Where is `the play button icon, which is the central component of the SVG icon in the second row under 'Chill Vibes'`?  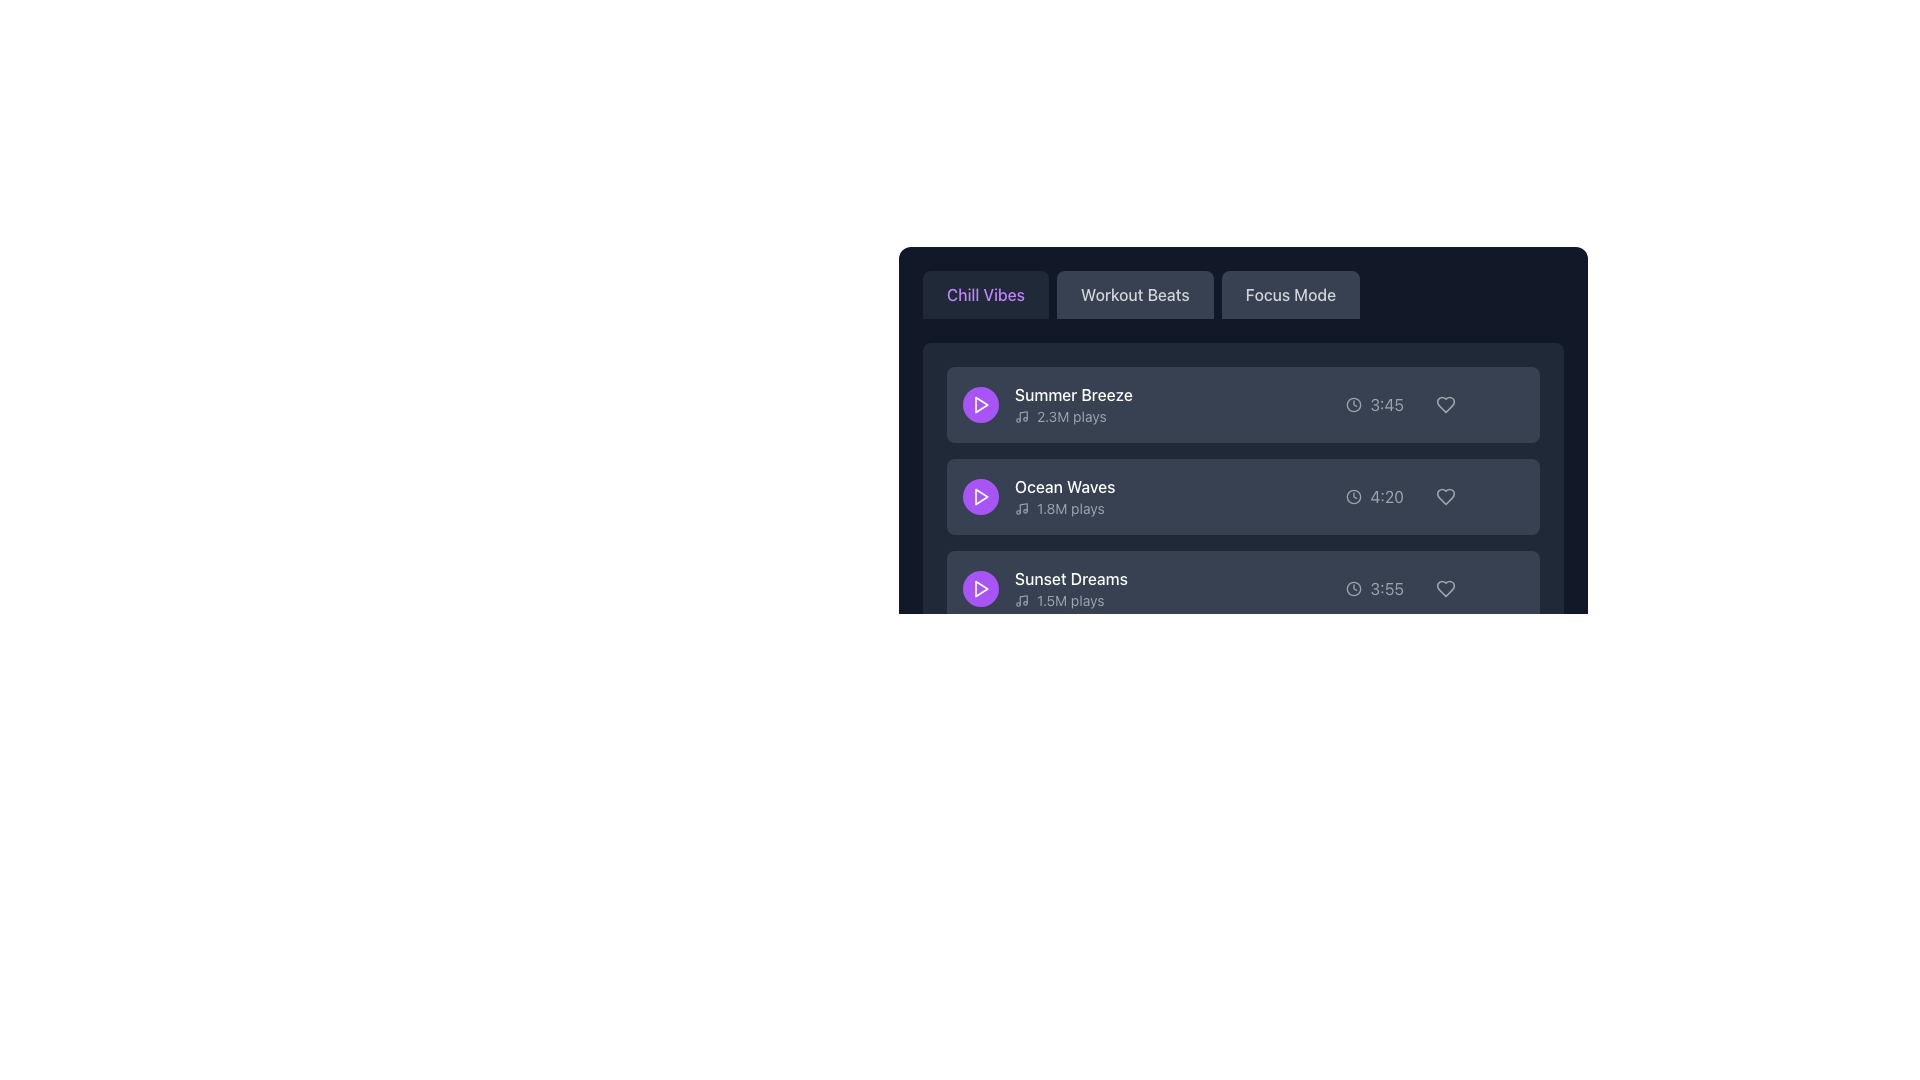 the play button icon, which is the central component of the SVG icon in the second row under 'Chill Vibes' is located at coordinates (981, 496).